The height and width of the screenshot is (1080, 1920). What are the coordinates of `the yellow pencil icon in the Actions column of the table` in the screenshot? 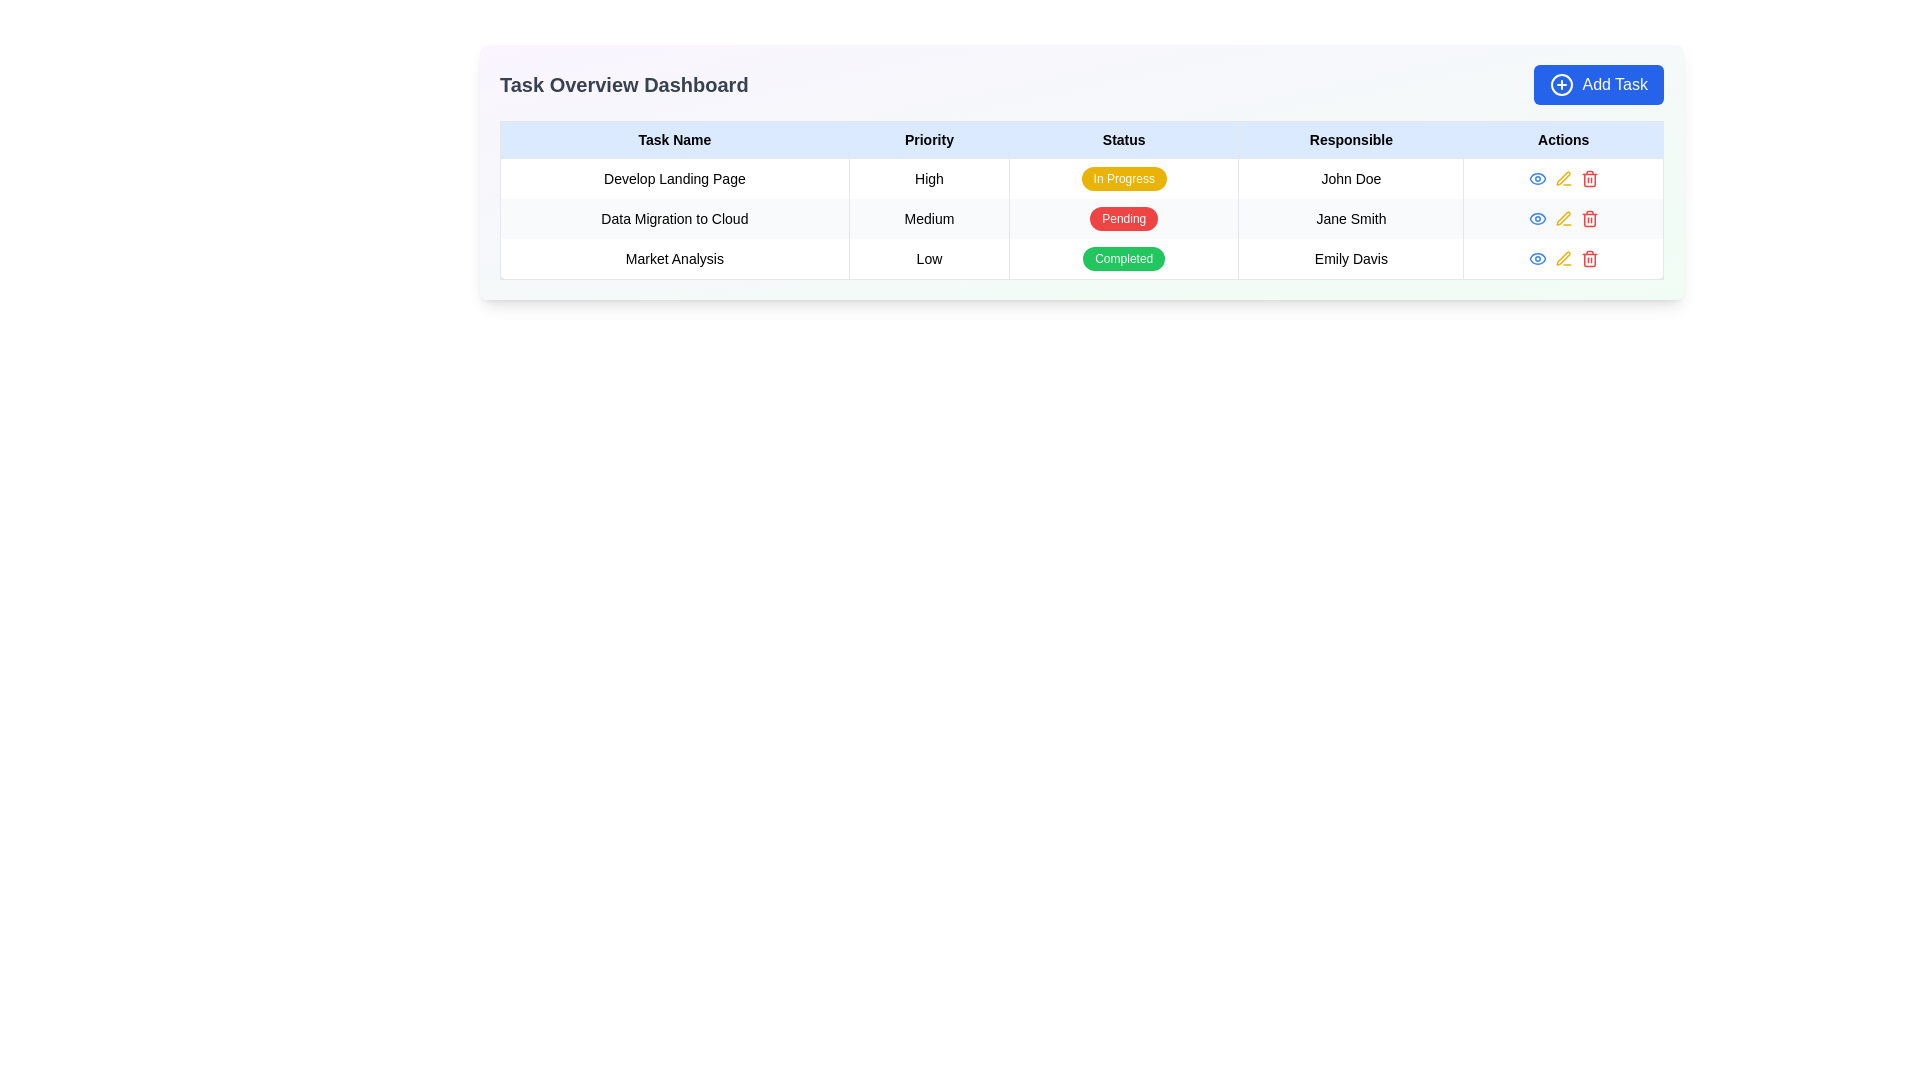 It's located at (1562, 219).